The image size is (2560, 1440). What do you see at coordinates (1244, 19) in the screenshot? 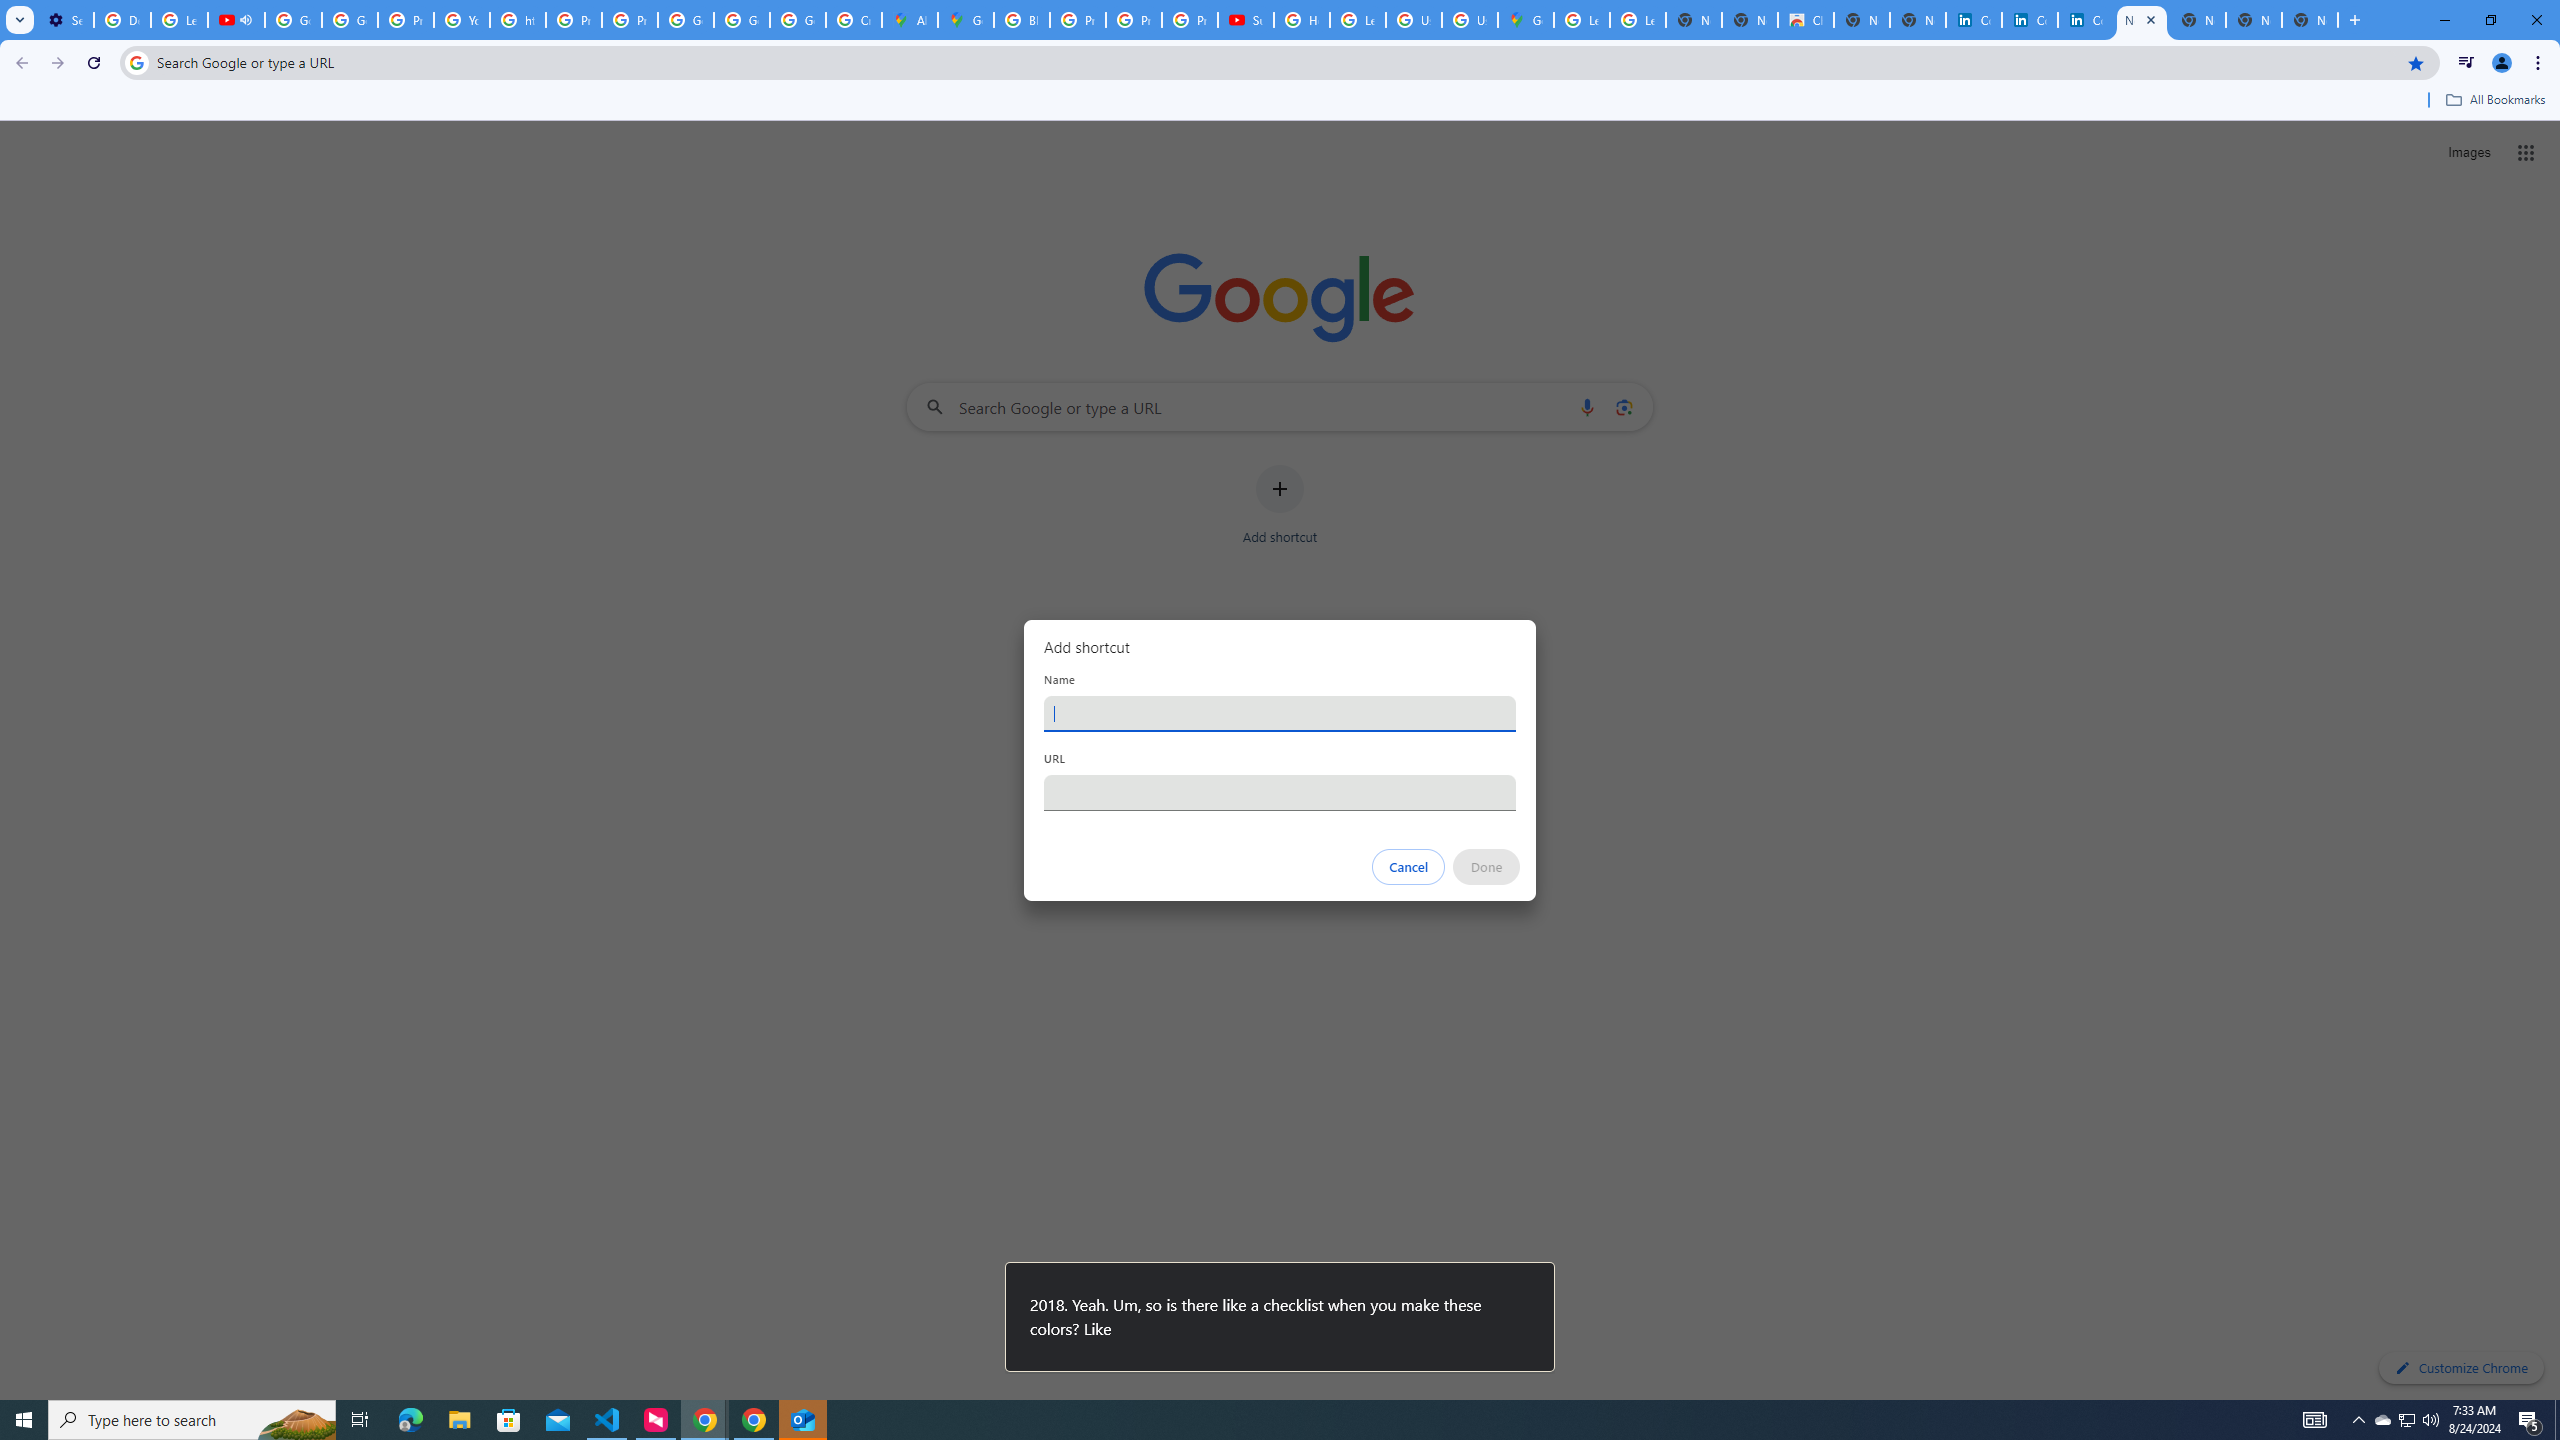
I see `'Subscriptions - YouTube'` at bounding box center [1244, 19].